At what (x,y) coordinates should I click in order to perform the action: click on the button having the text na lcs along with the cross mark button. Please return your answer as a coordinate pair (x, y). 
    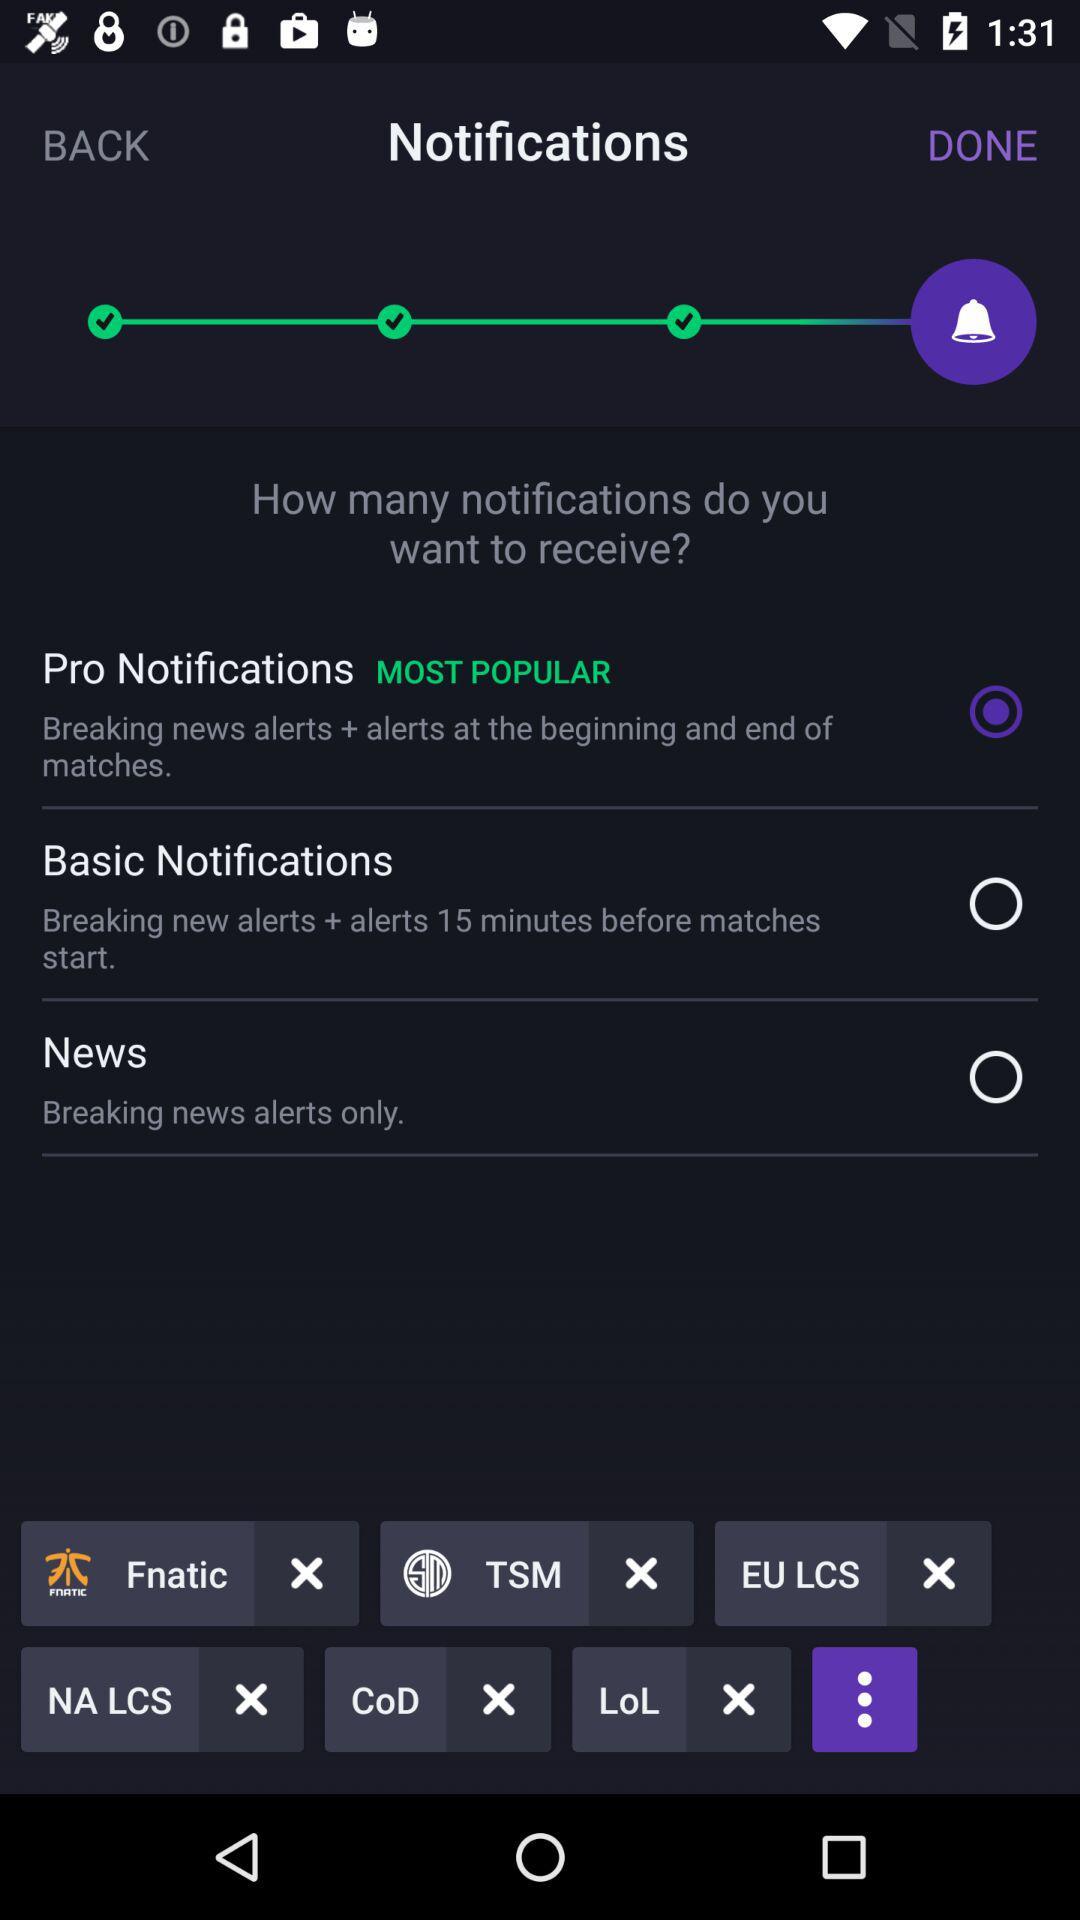
    Looking at the image, I should click on (161, 1698).